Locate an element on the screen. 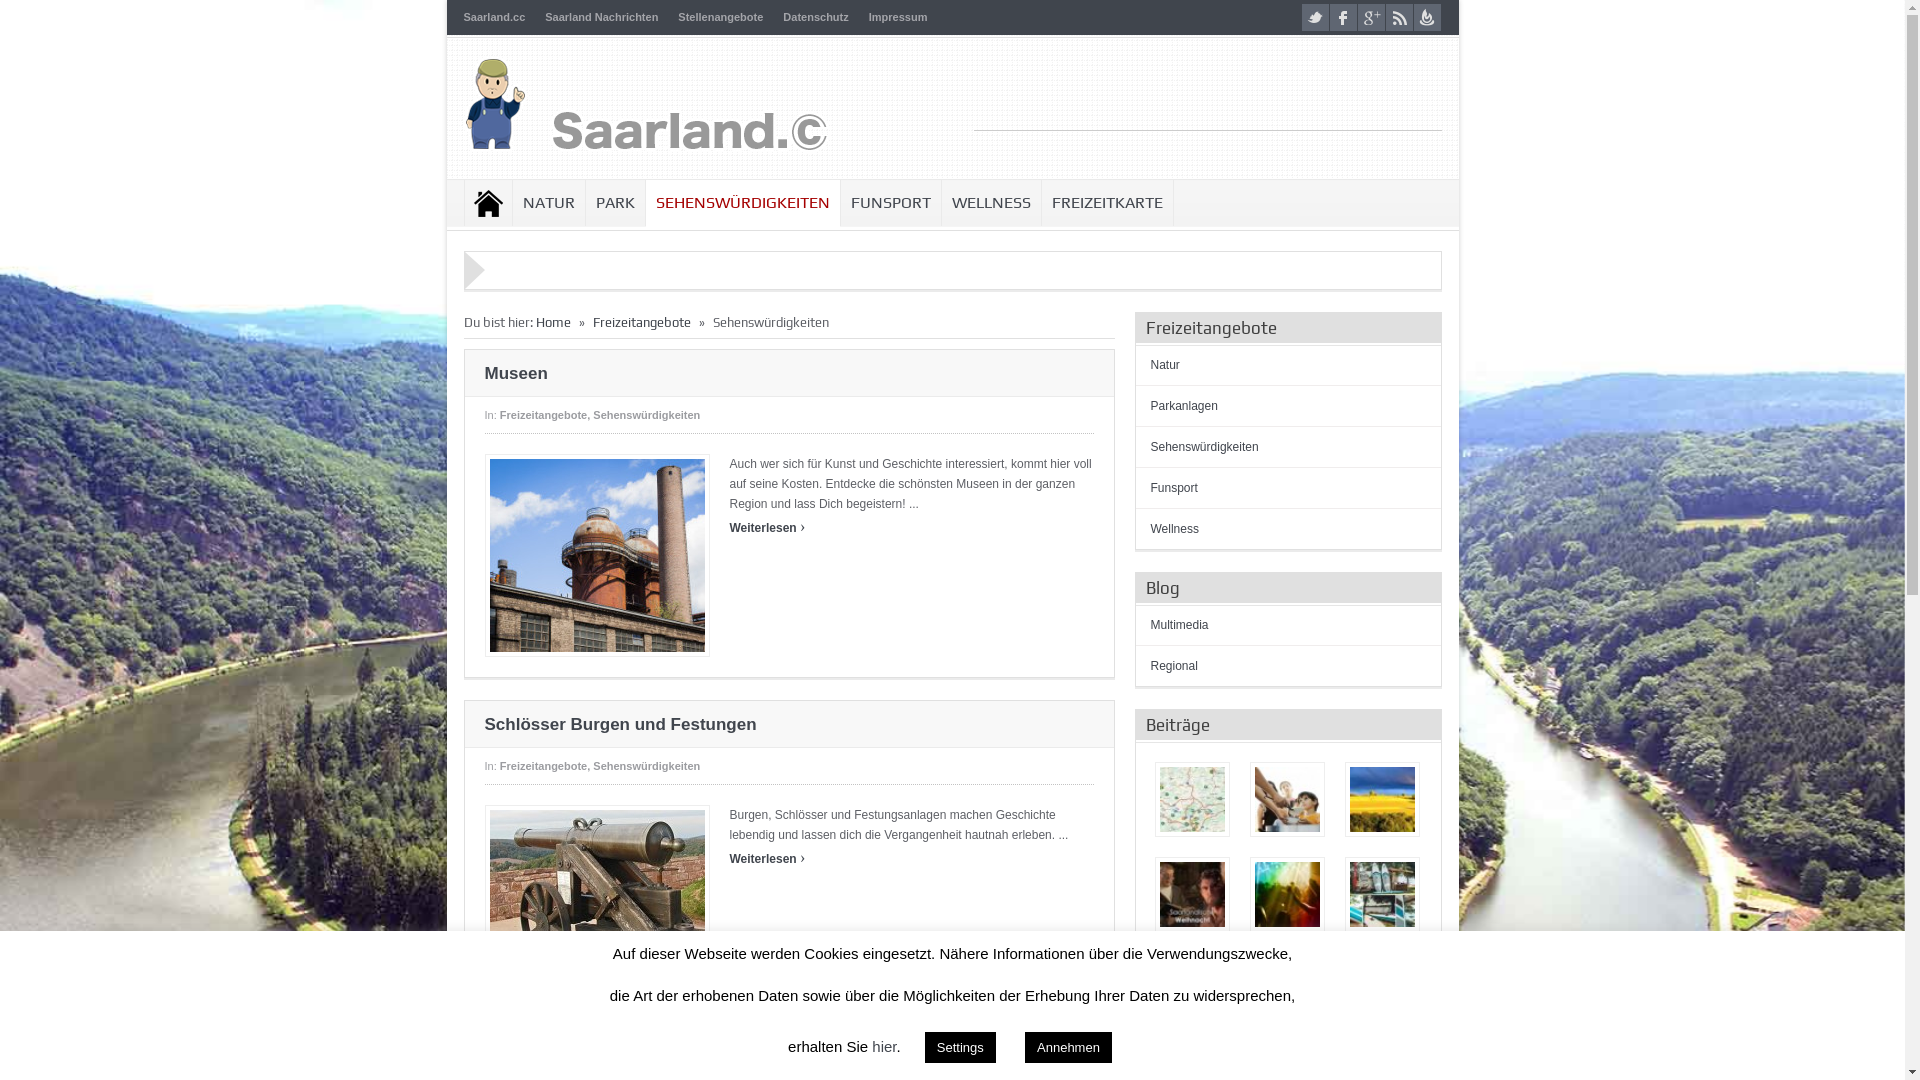 The width and height of the screenshot is (1920, 1080). 'FREIZEITKARTE' is located at coordinates (1106, 203).